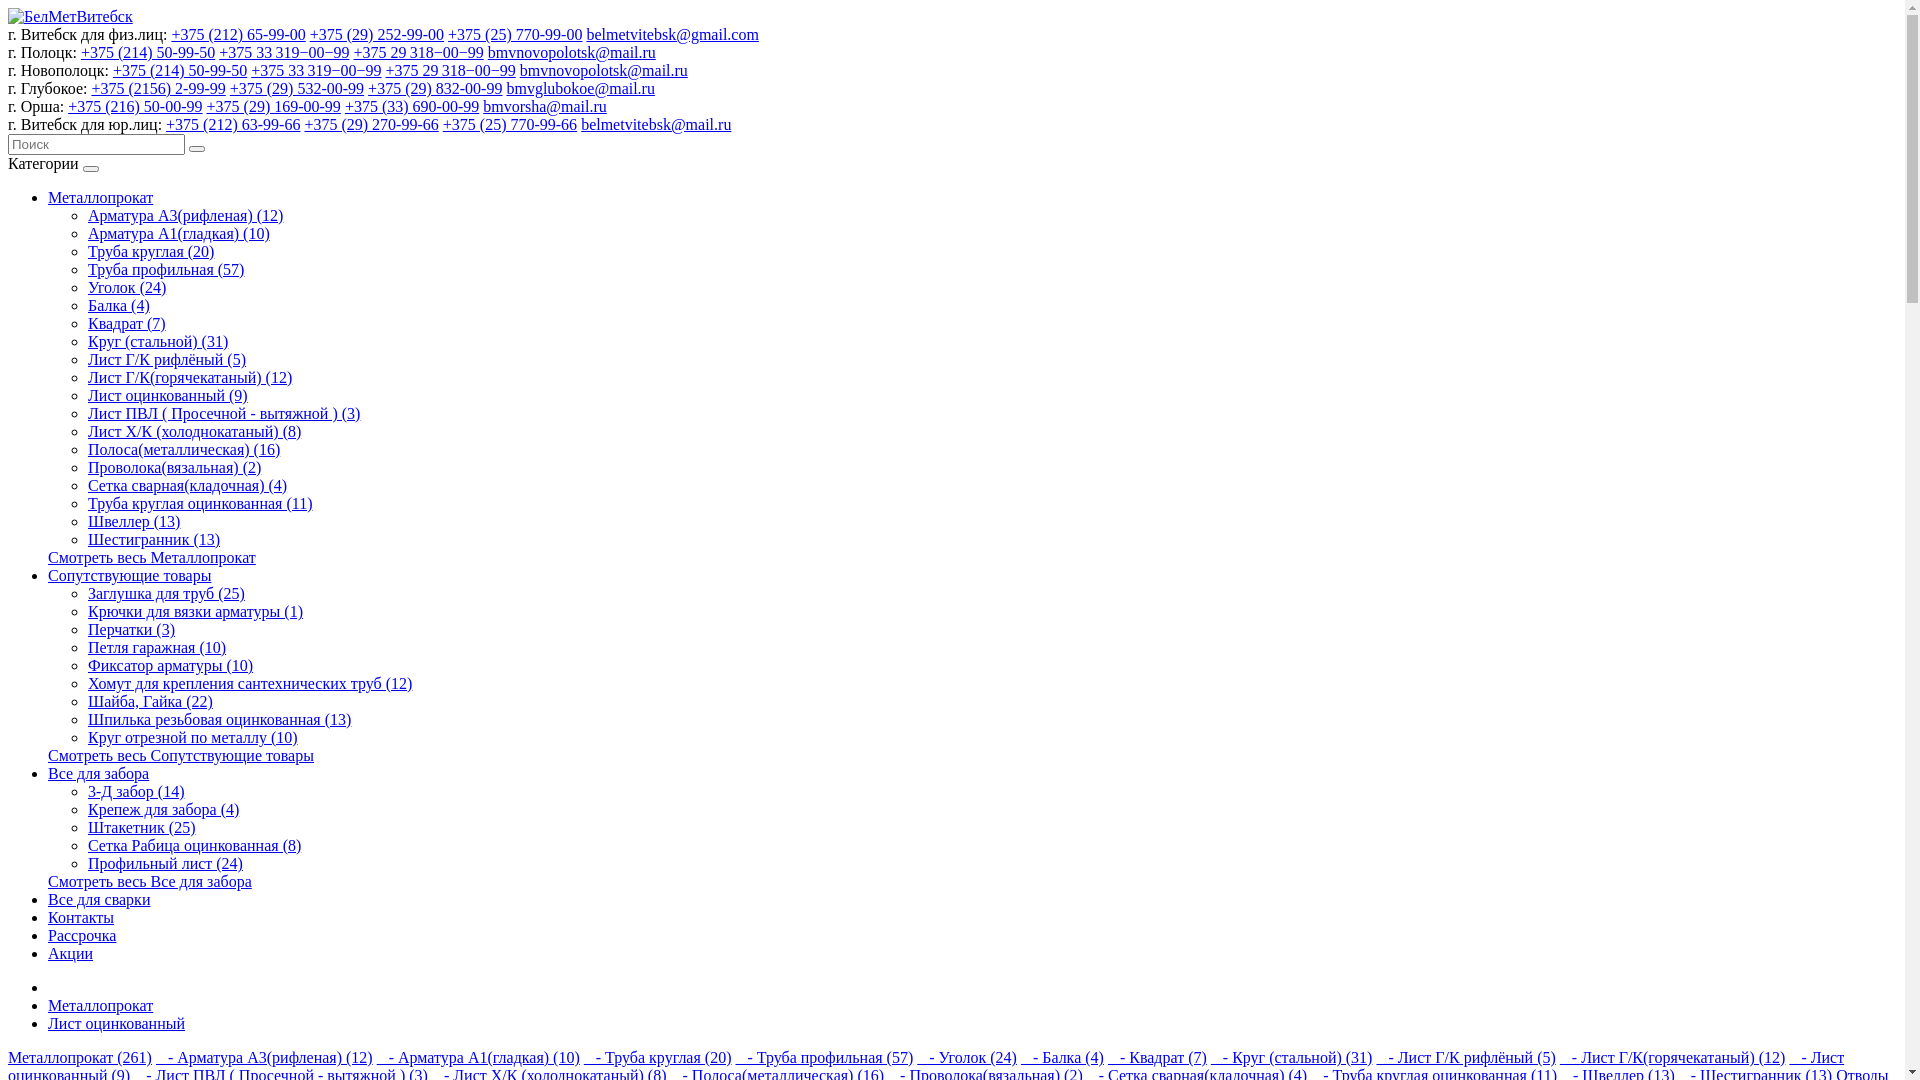 This screenshot has height=1080, width=1920. I want to click on 'belmetvitebsk@gmail.com', so click(672, 34).